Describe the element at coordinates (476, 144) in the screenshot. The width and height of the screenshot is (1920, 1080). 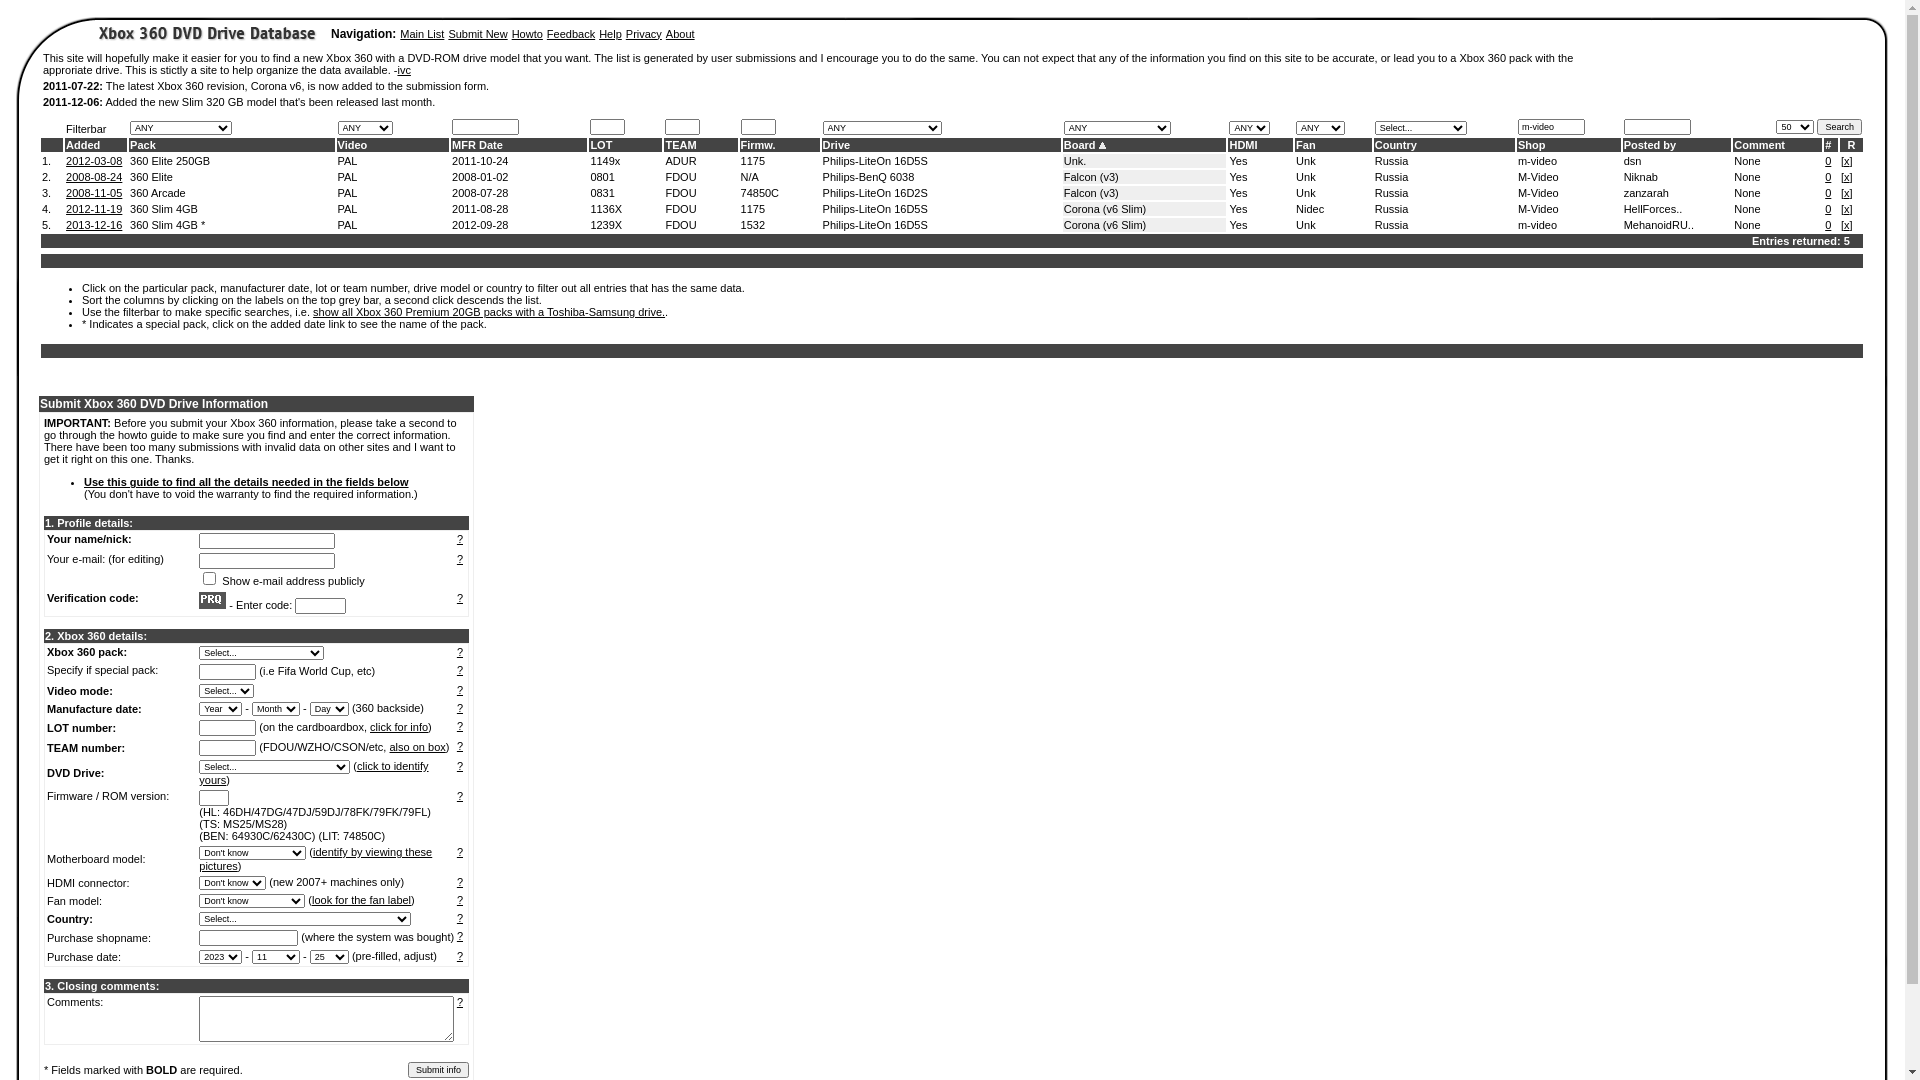
I see `'MFR Date'` at that location.